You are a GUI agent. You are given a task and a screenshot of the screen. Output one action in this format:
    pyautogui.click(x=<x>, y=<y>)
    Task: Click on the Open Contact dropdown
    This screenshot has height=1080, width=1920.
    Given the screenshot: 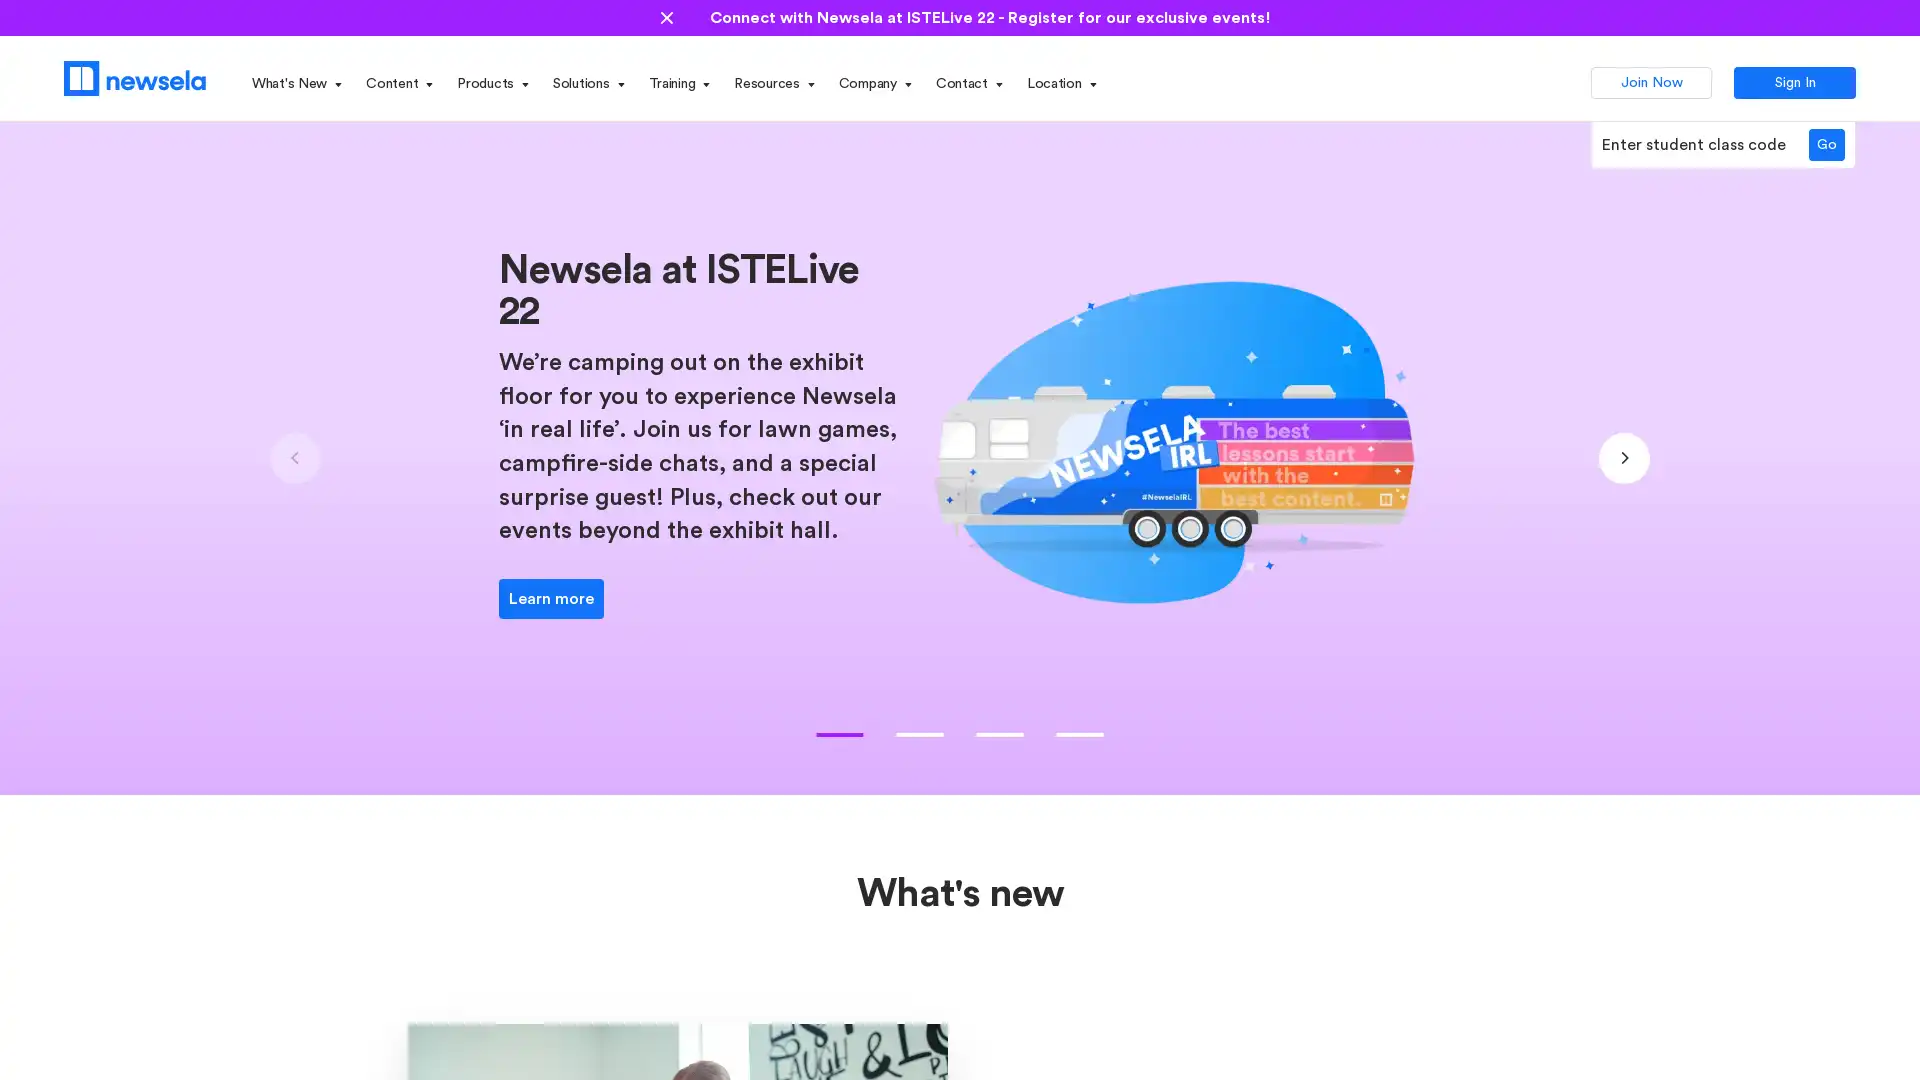 What is the action you would take?
    pyautogui.click(x=999, y=82)
    